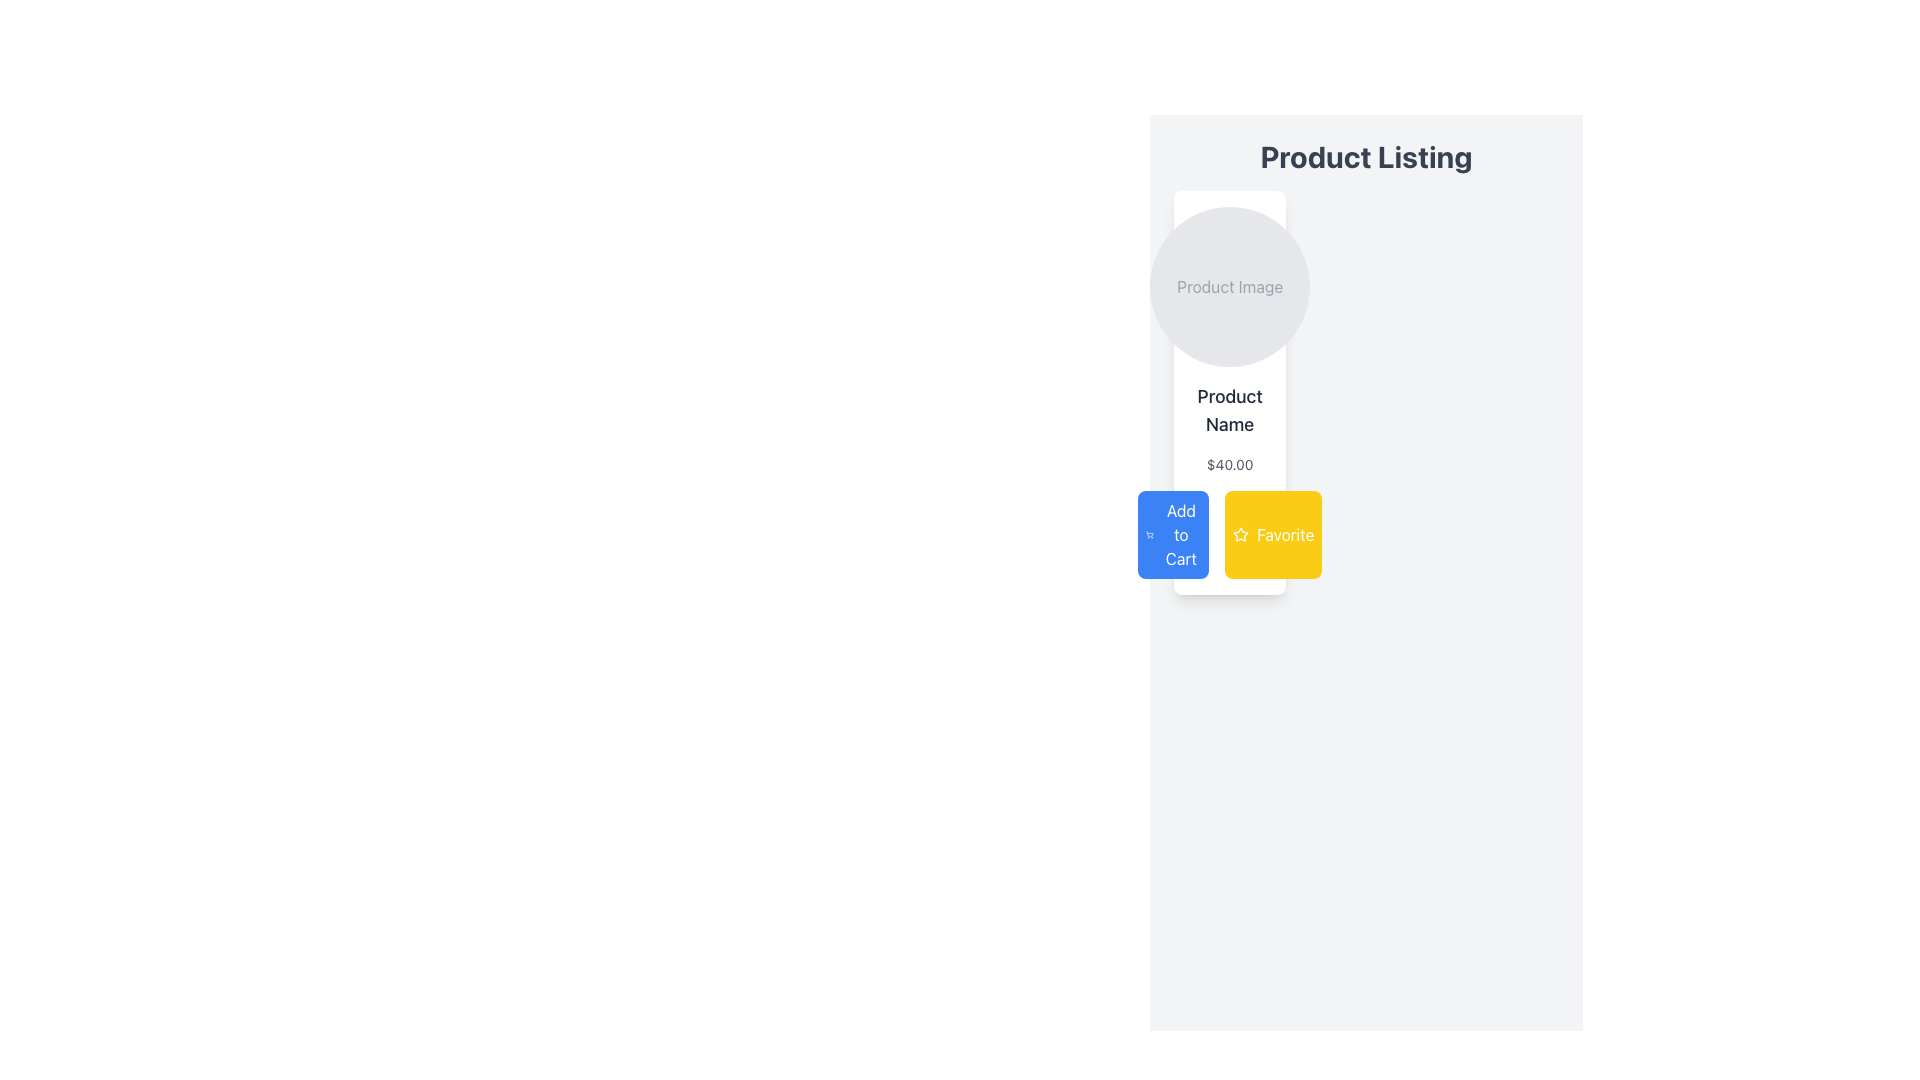  What do you see at coordinates (1229, 393) in the screenshot?
I see `the first product display card in the grid layout under 'Product Listing'` at bounding box center [1229, 393].